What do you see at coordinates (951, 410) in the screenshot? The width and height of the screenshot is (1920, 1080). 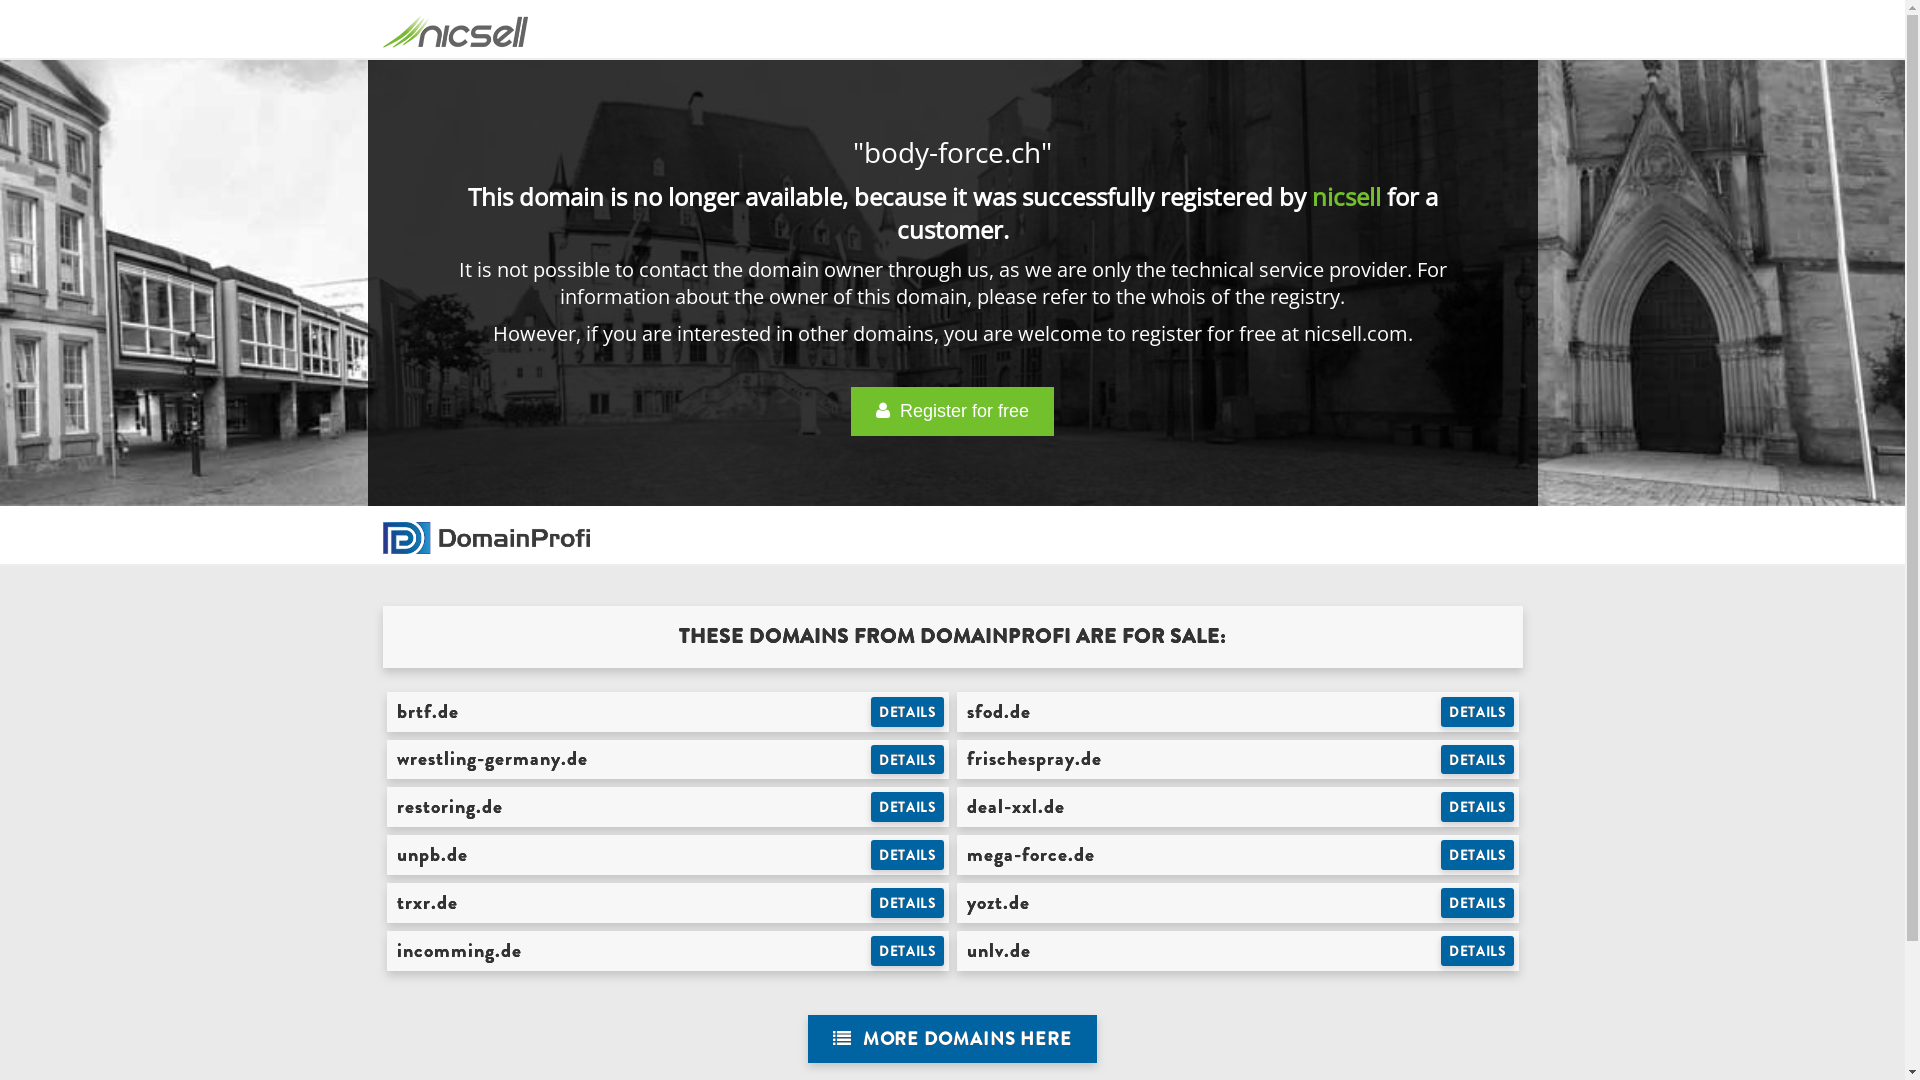 I see `'  Register for free'` at bounding box center [951, 410].